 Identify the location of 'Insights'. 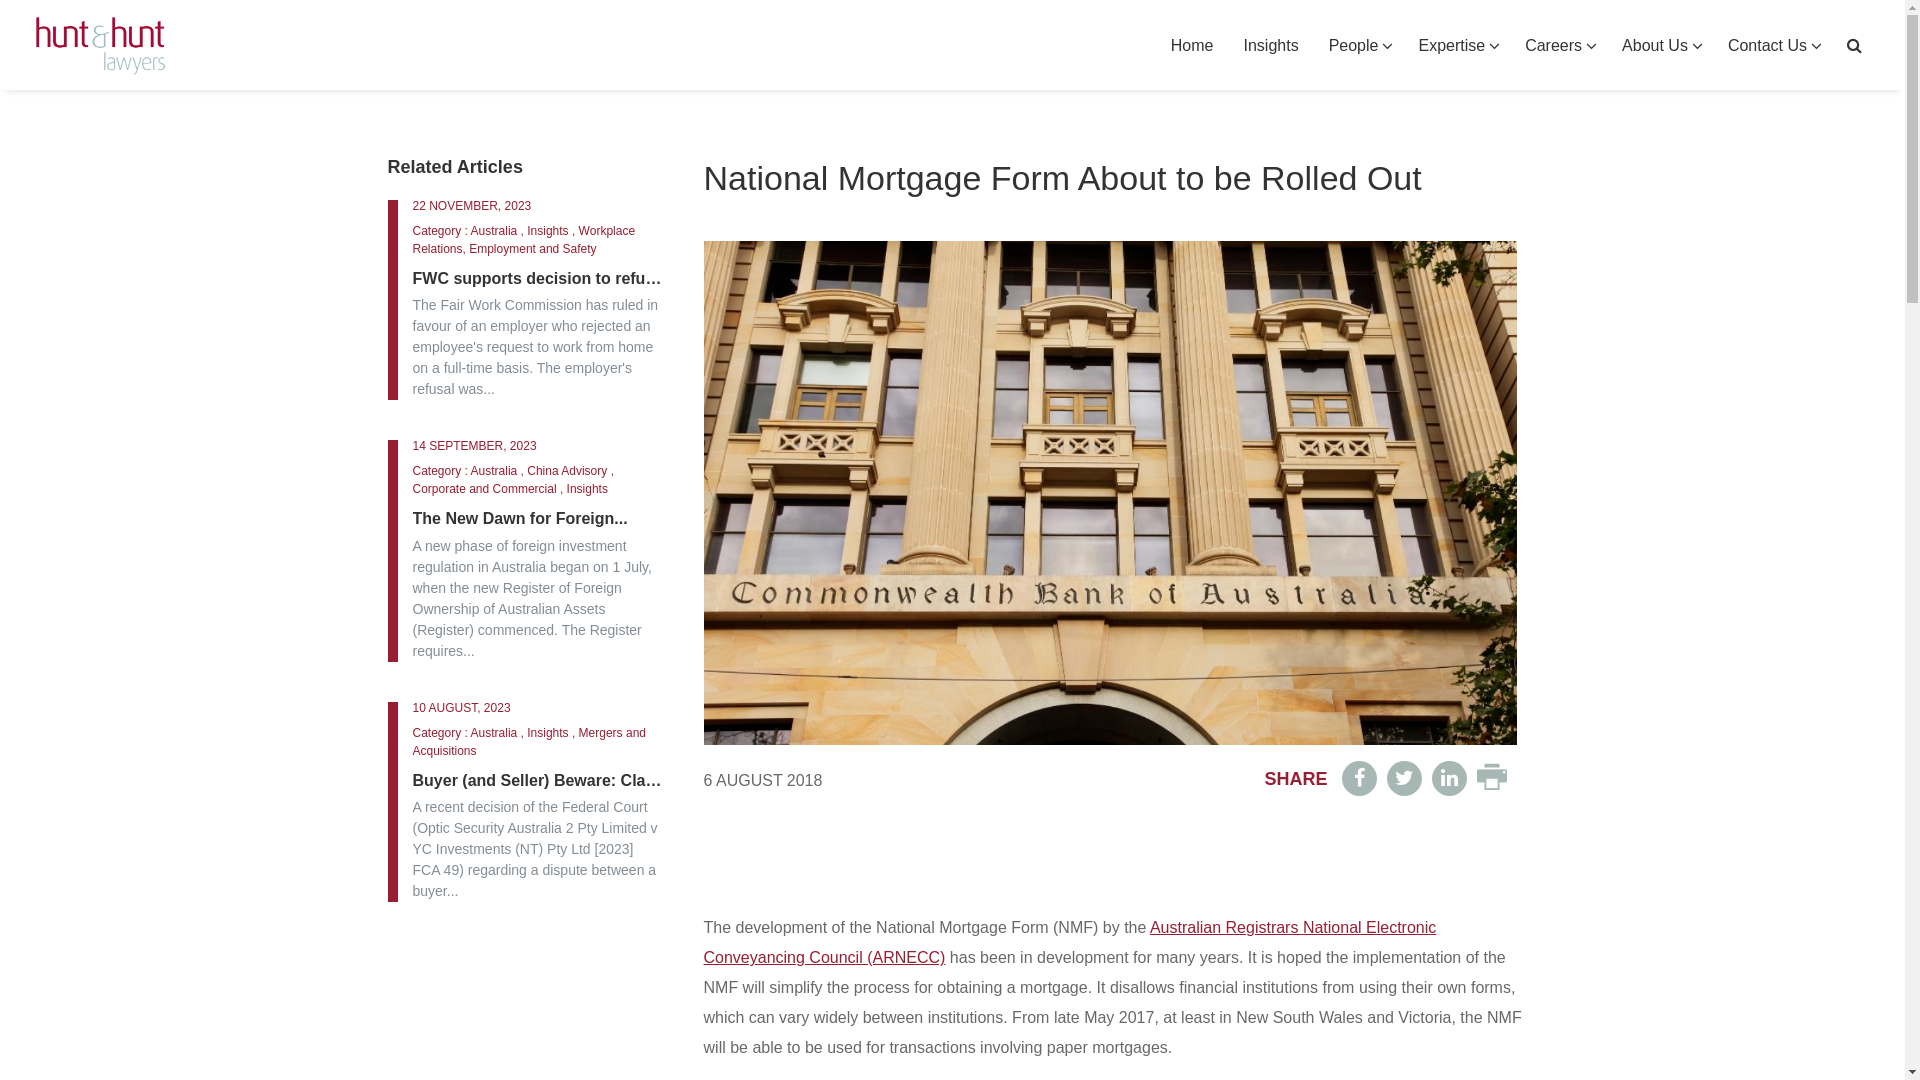
(527, 230).